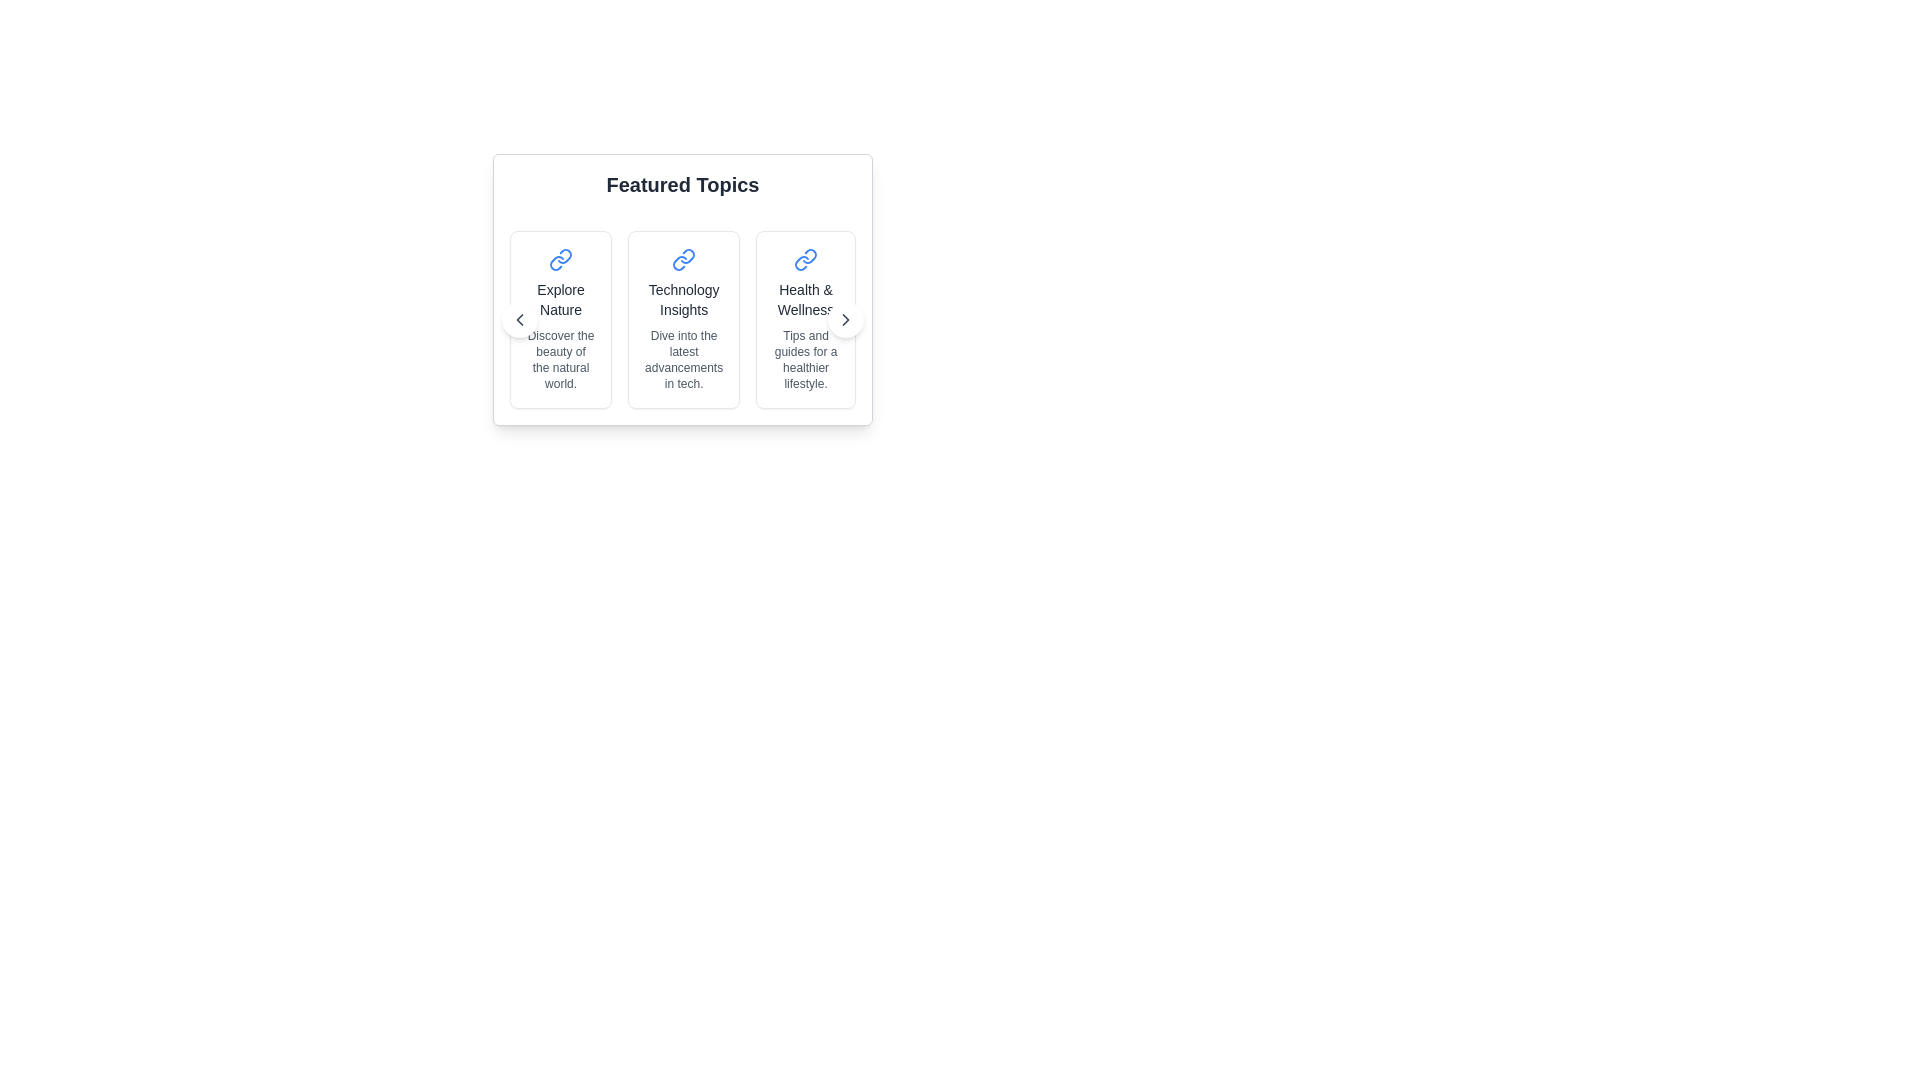 The height and width of the screenshot is (1080, 1920). Describe the element at coordinates (684, 258) in the screenshot. I see `the connection icon located in the top area of the 'Technology Insights' card` at that location.